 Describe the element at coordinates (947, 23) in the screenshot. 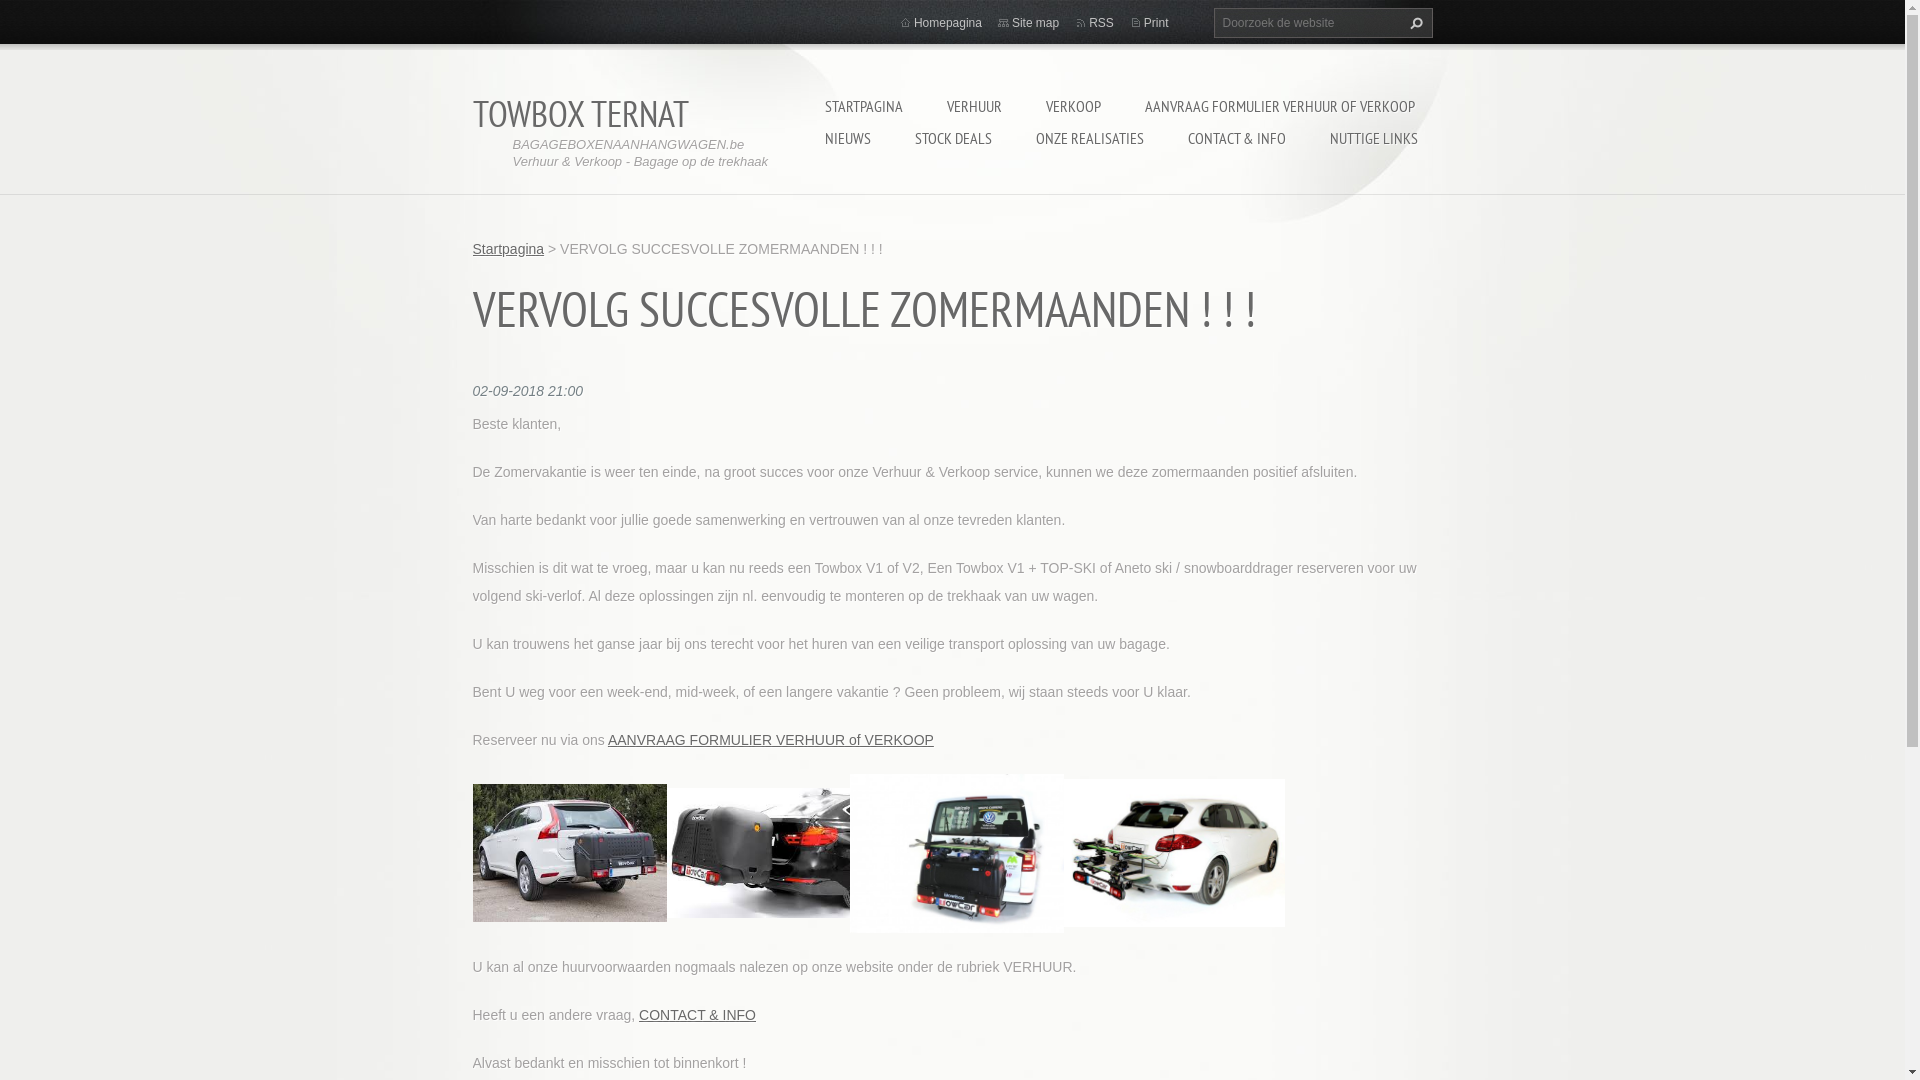

I see `'Homepagina'` at that location.